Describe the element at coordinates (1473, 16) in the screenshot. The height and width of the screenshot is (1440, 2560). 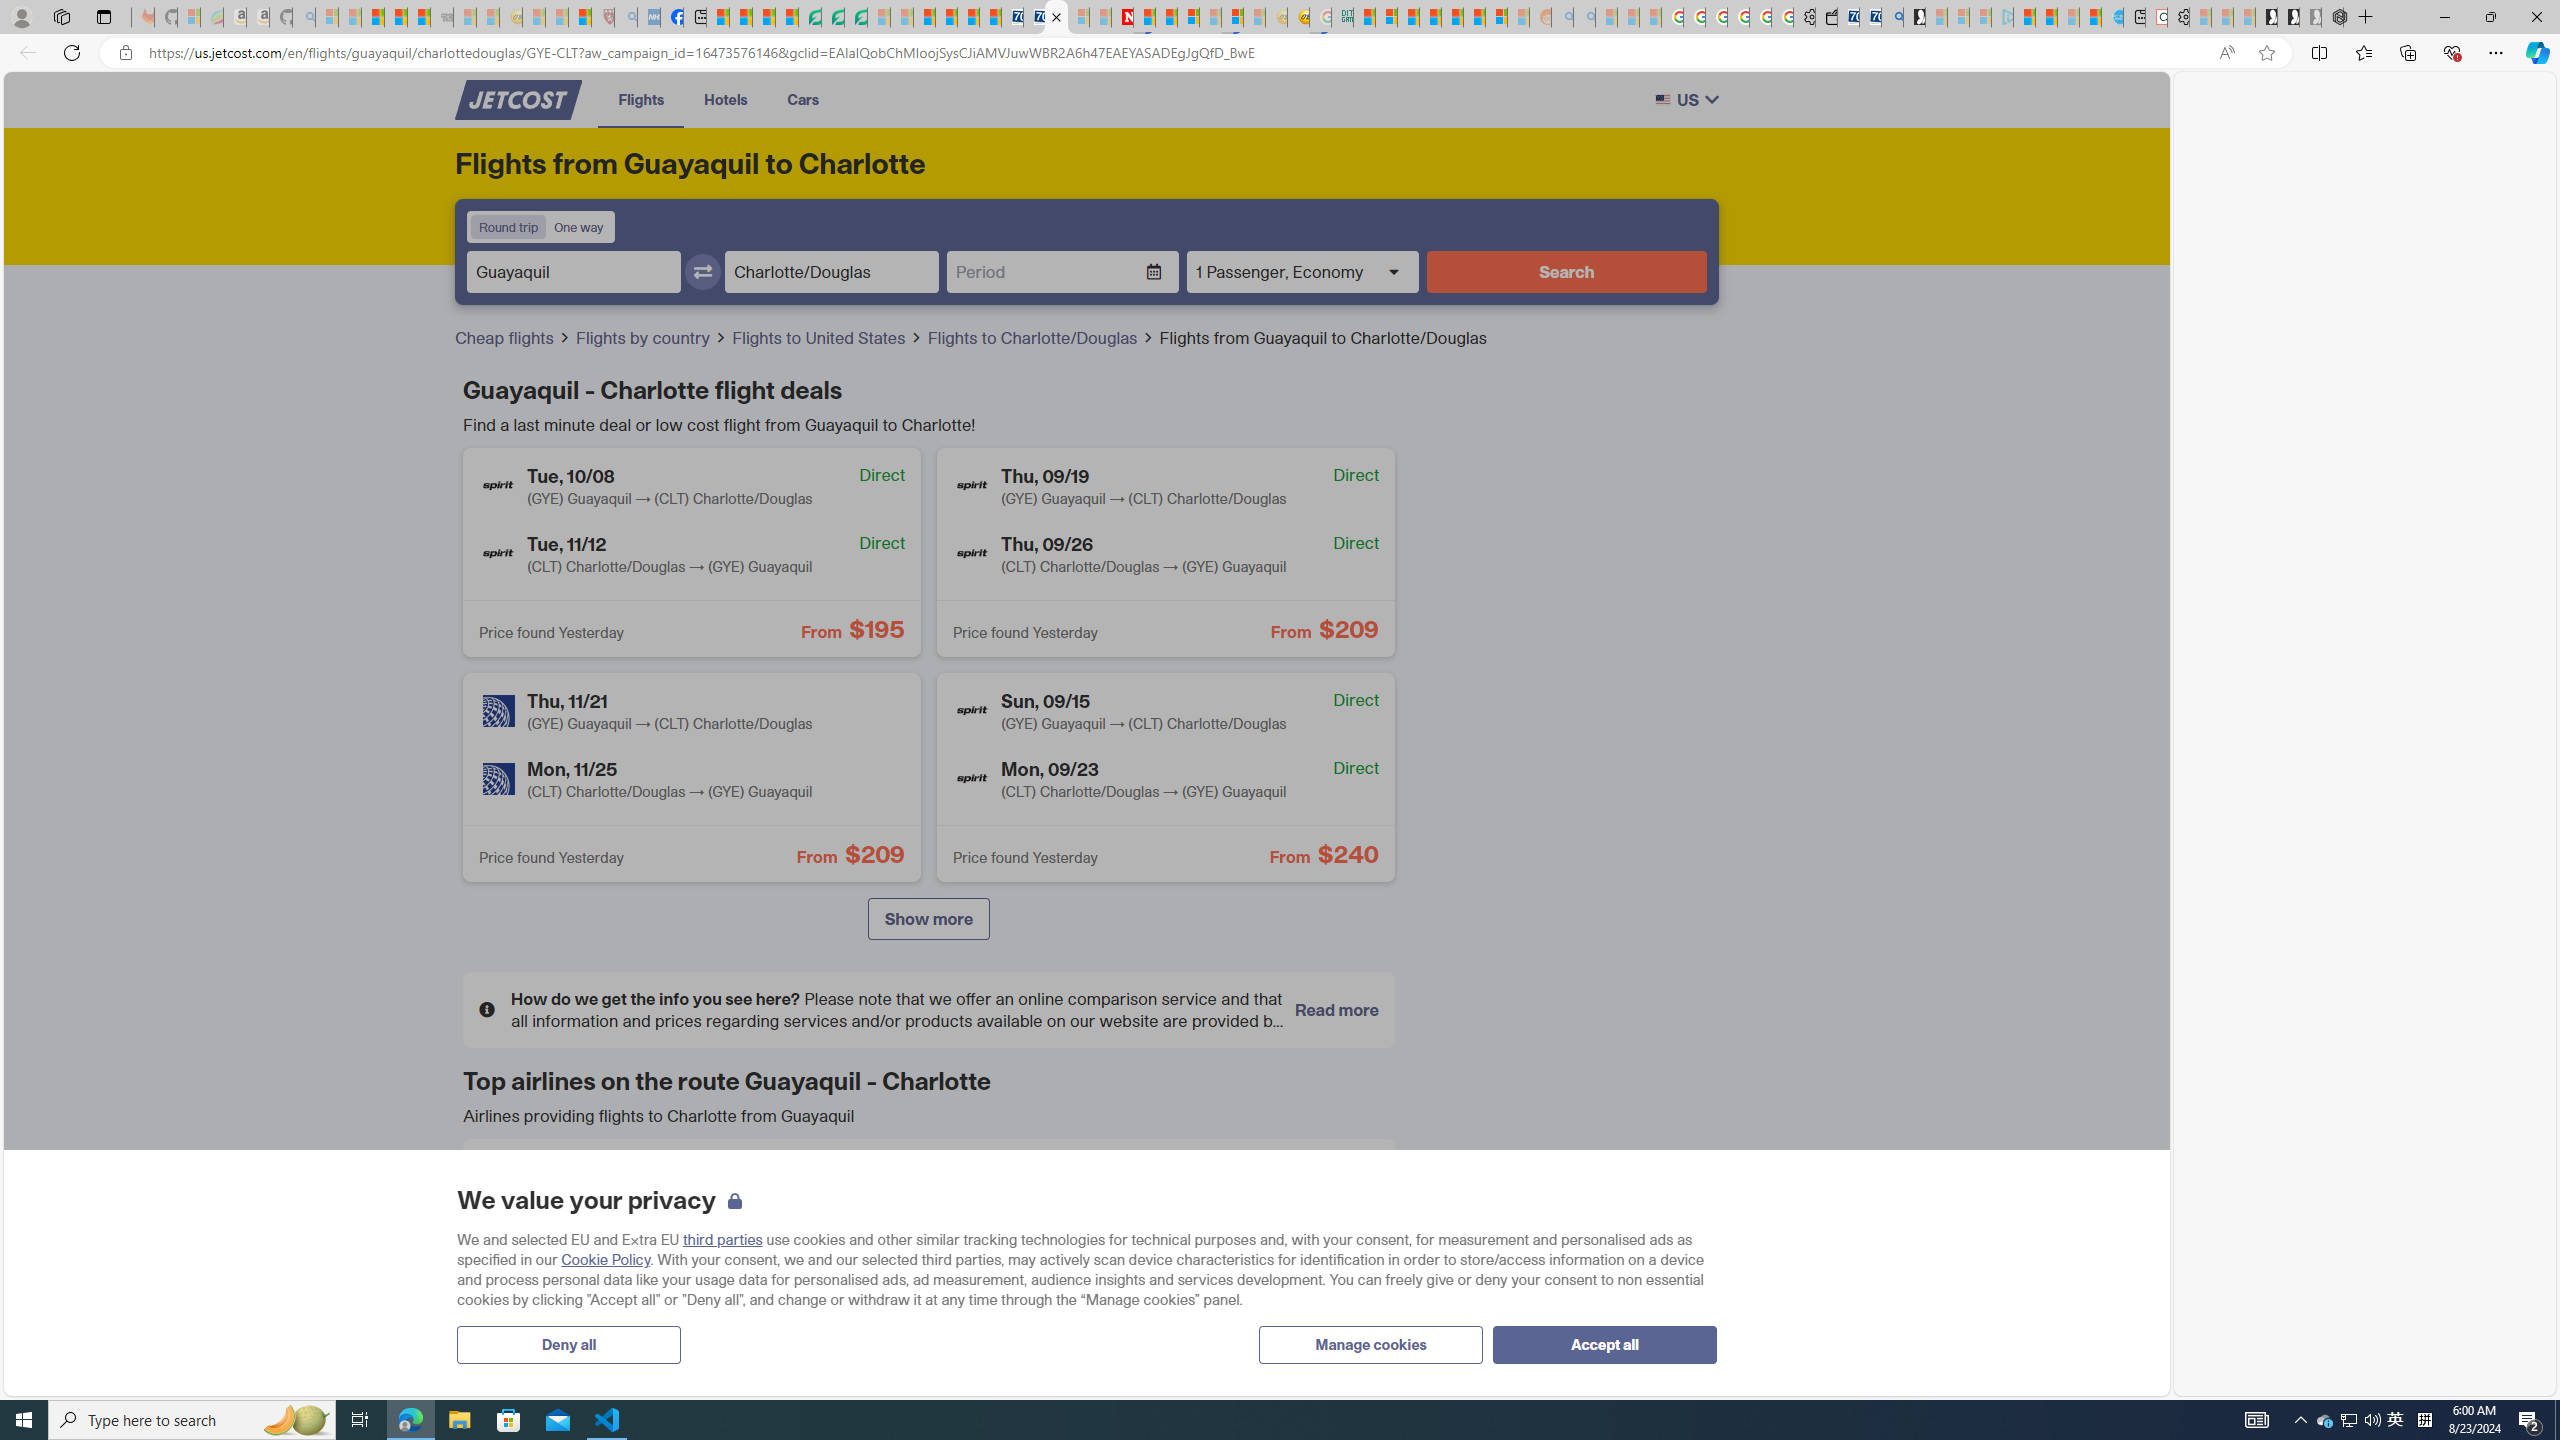
I see `'Kinda Frugal - MSN'` at that location.